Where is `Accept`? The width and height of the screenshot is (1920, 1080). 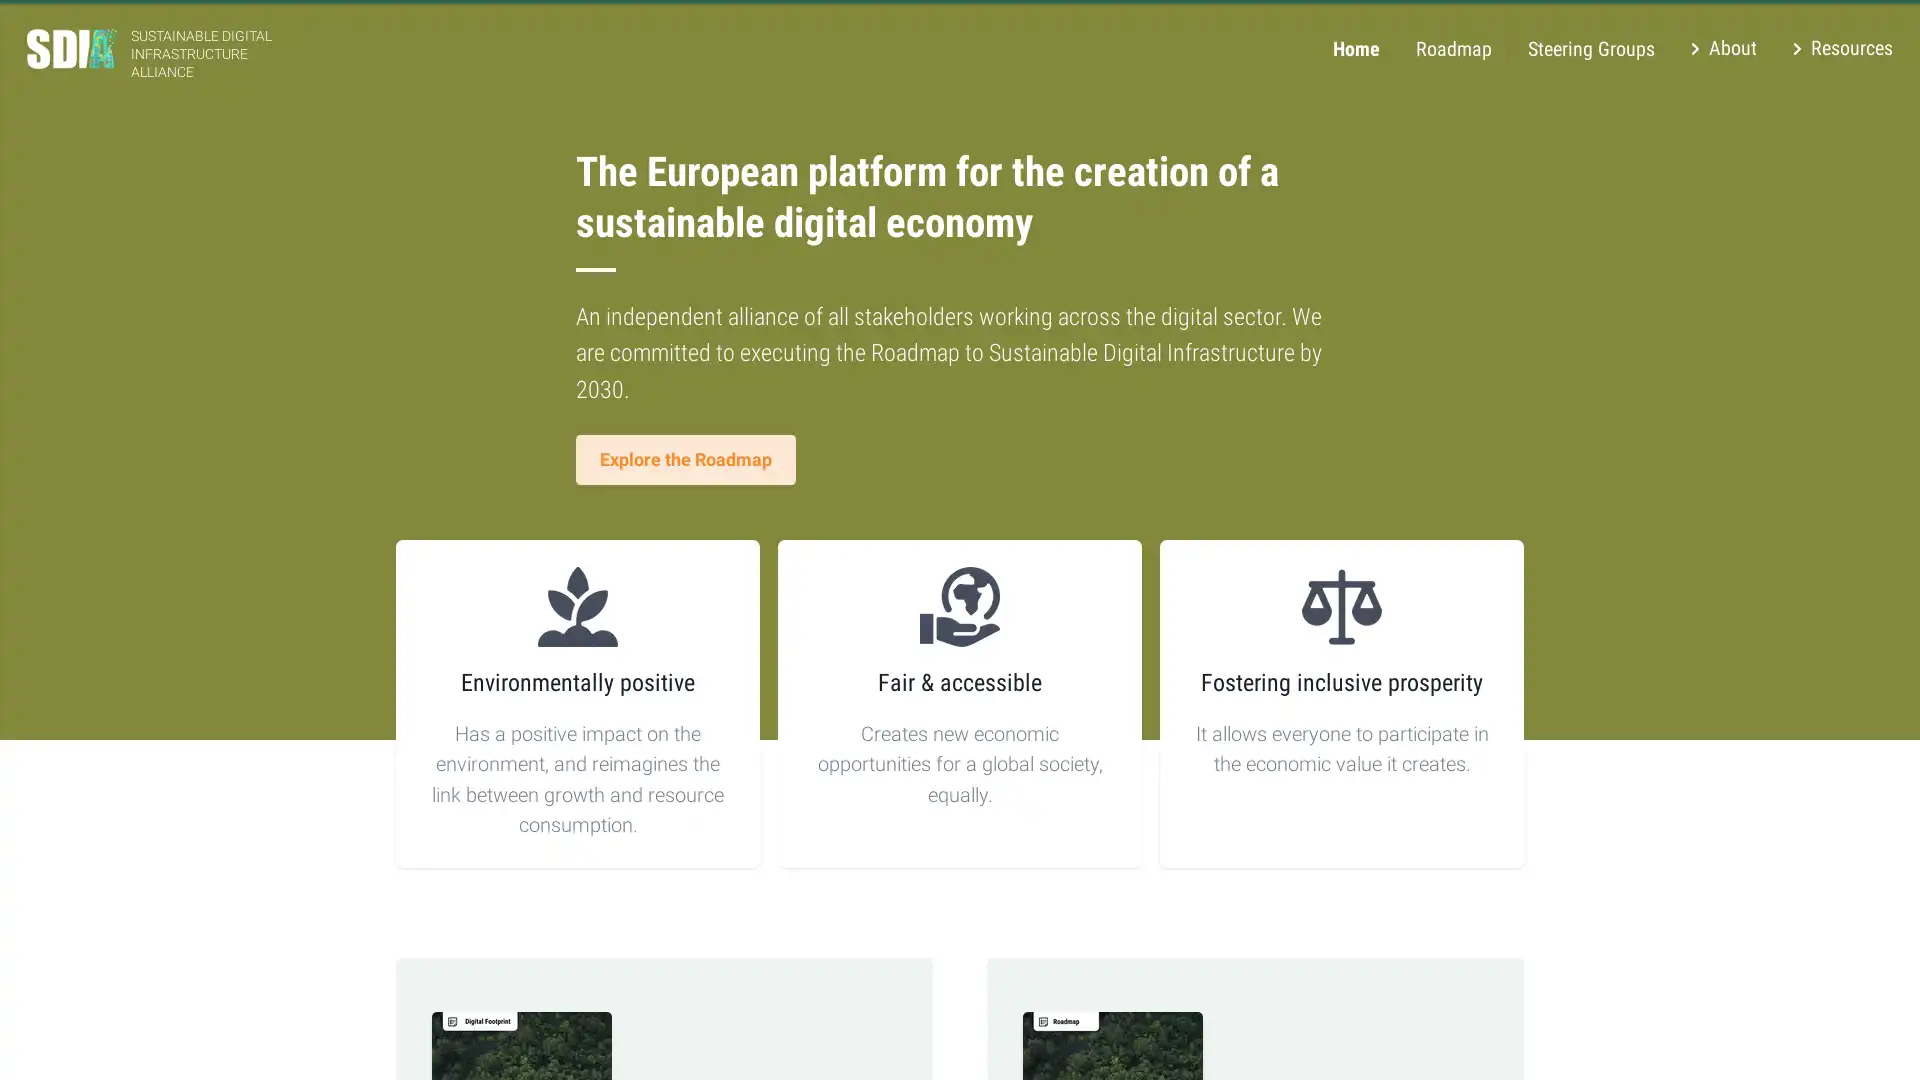 Accept is located at coordinates (1232, 141).